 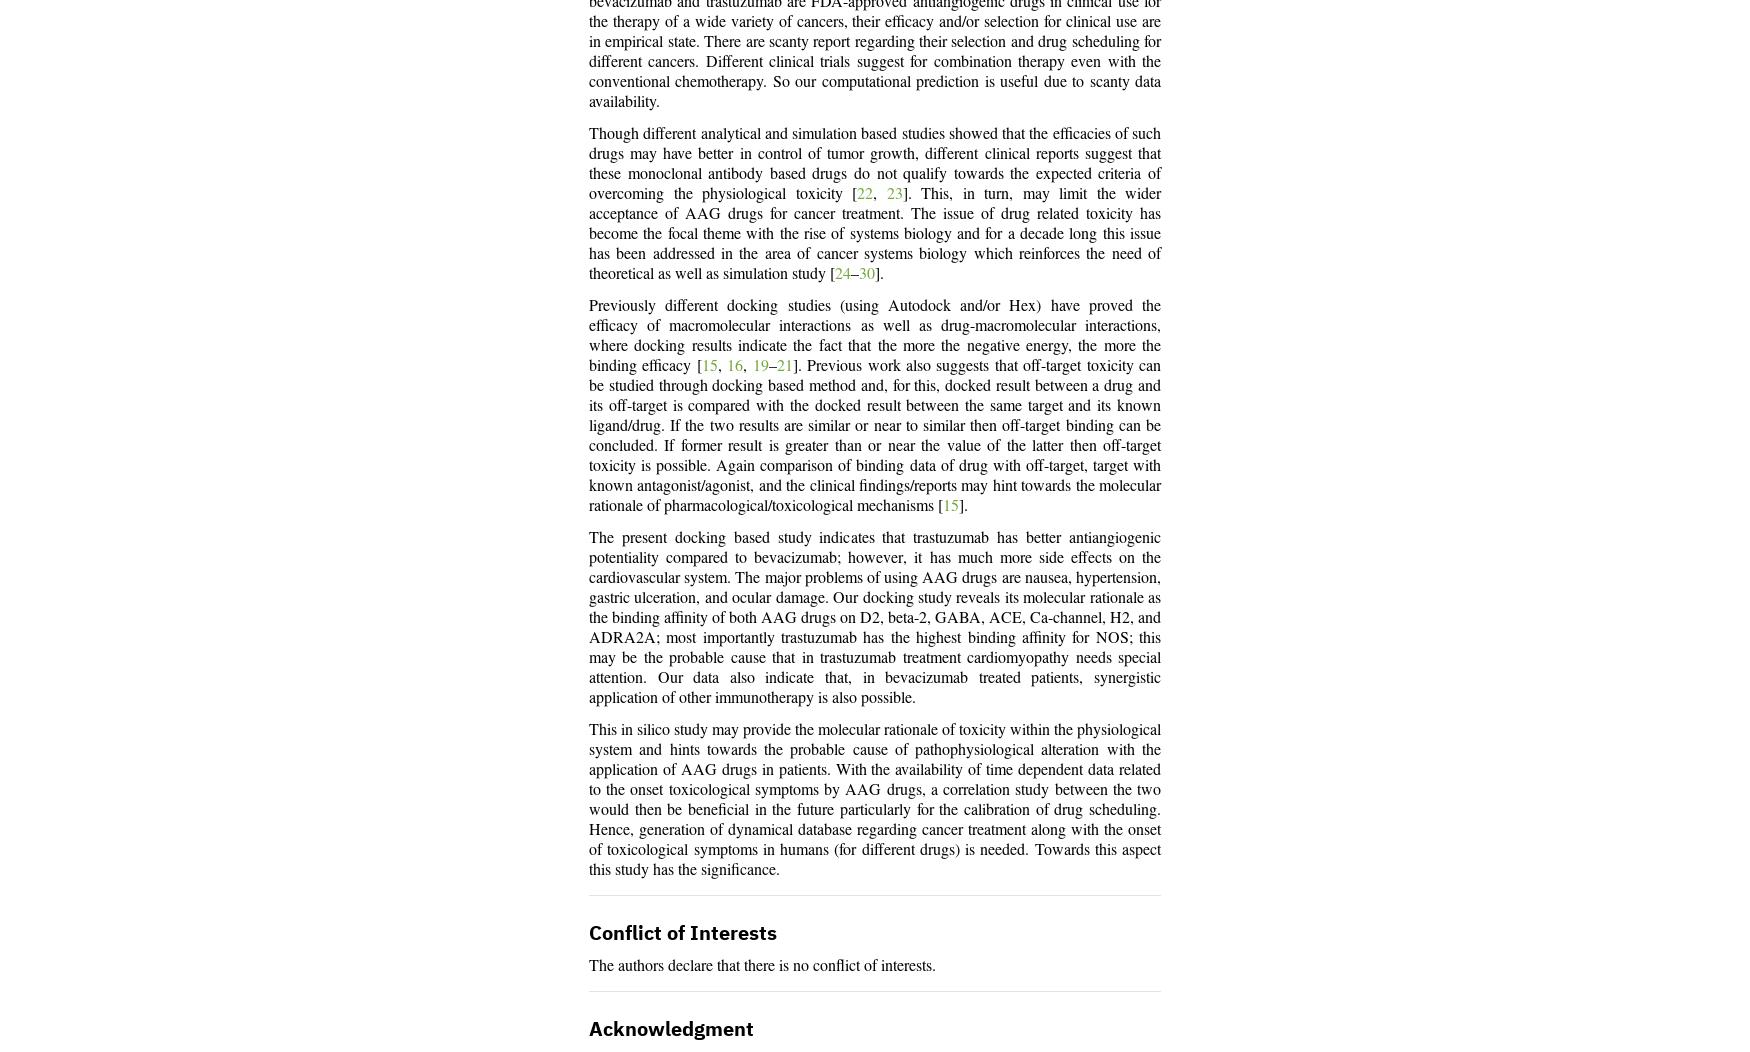 I want to click on 'Acknowledgment', so click(x=670, y=1029).